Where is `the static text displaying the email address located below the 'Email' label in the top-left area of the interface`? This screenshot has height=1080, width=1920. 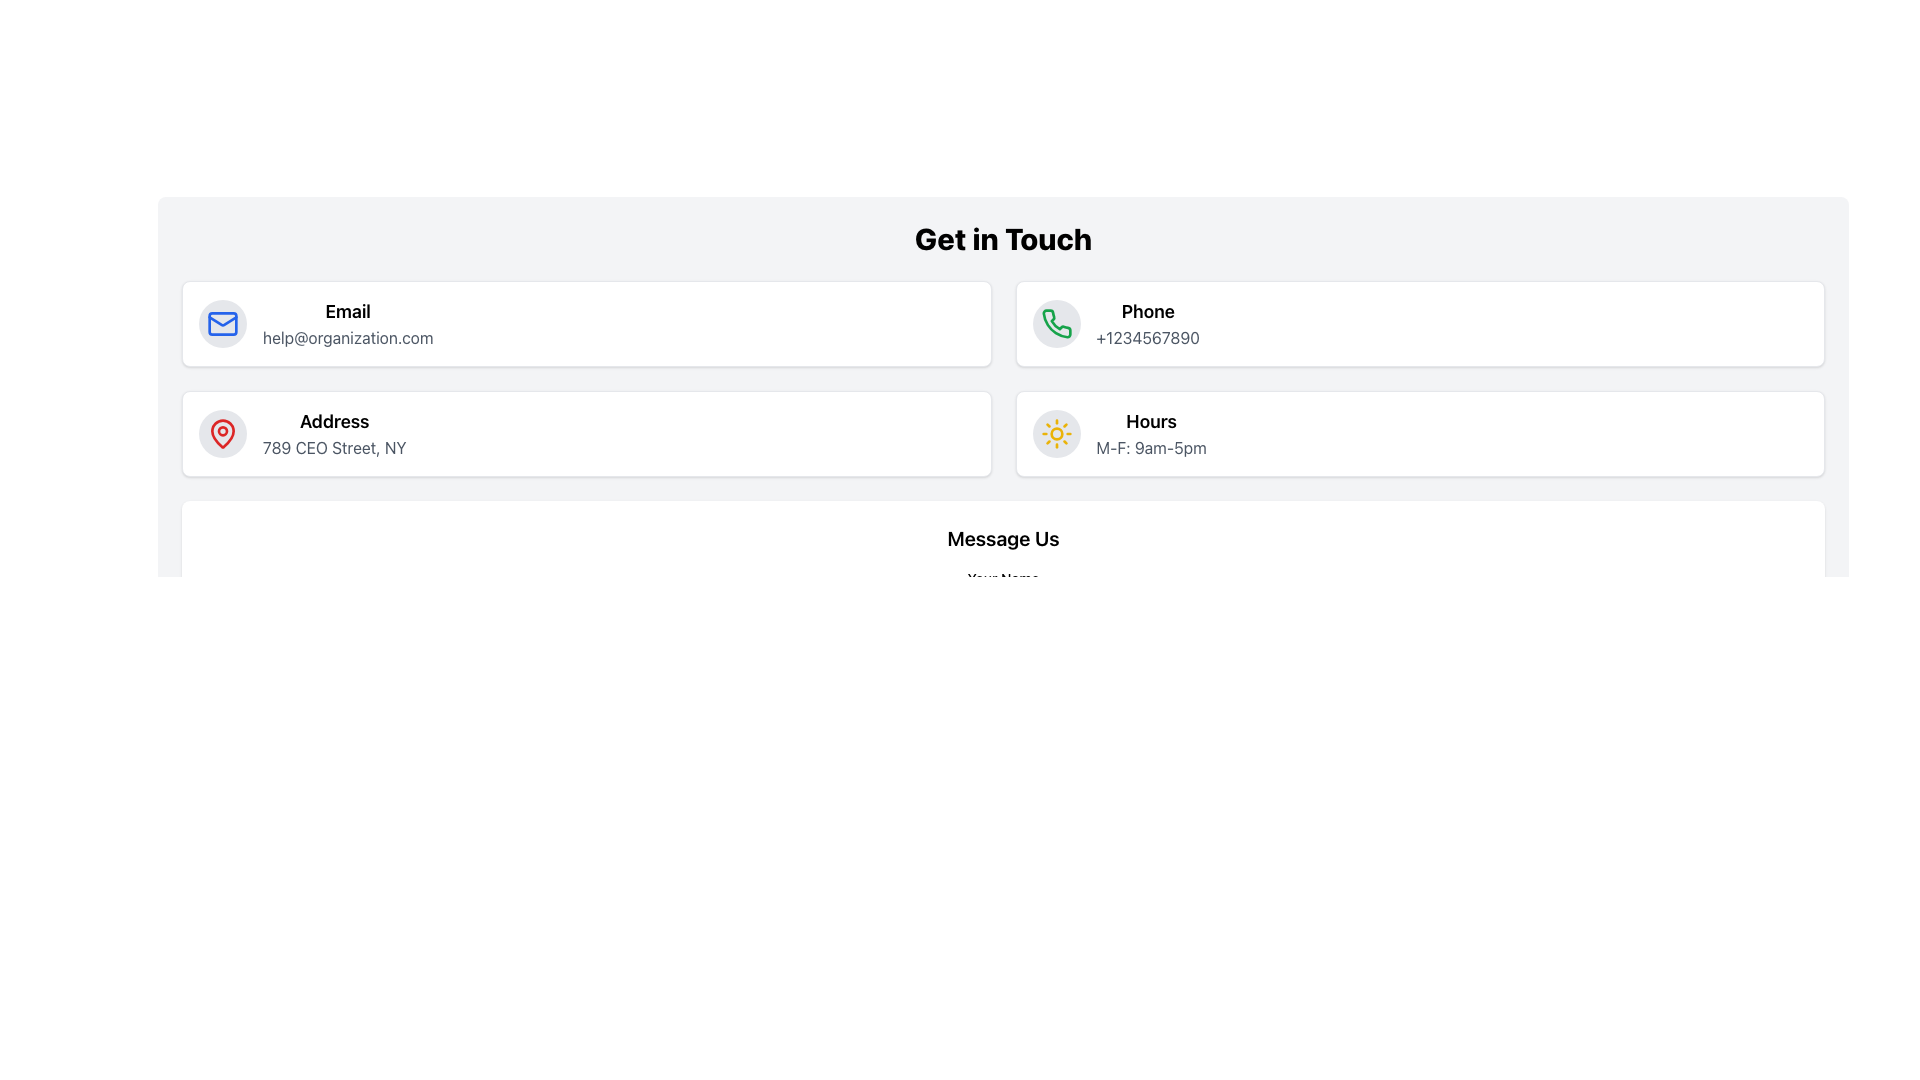
the static text displaying the email address located below the 'Email' label in the top-left area of the interface is located at coordinates (348, 337).